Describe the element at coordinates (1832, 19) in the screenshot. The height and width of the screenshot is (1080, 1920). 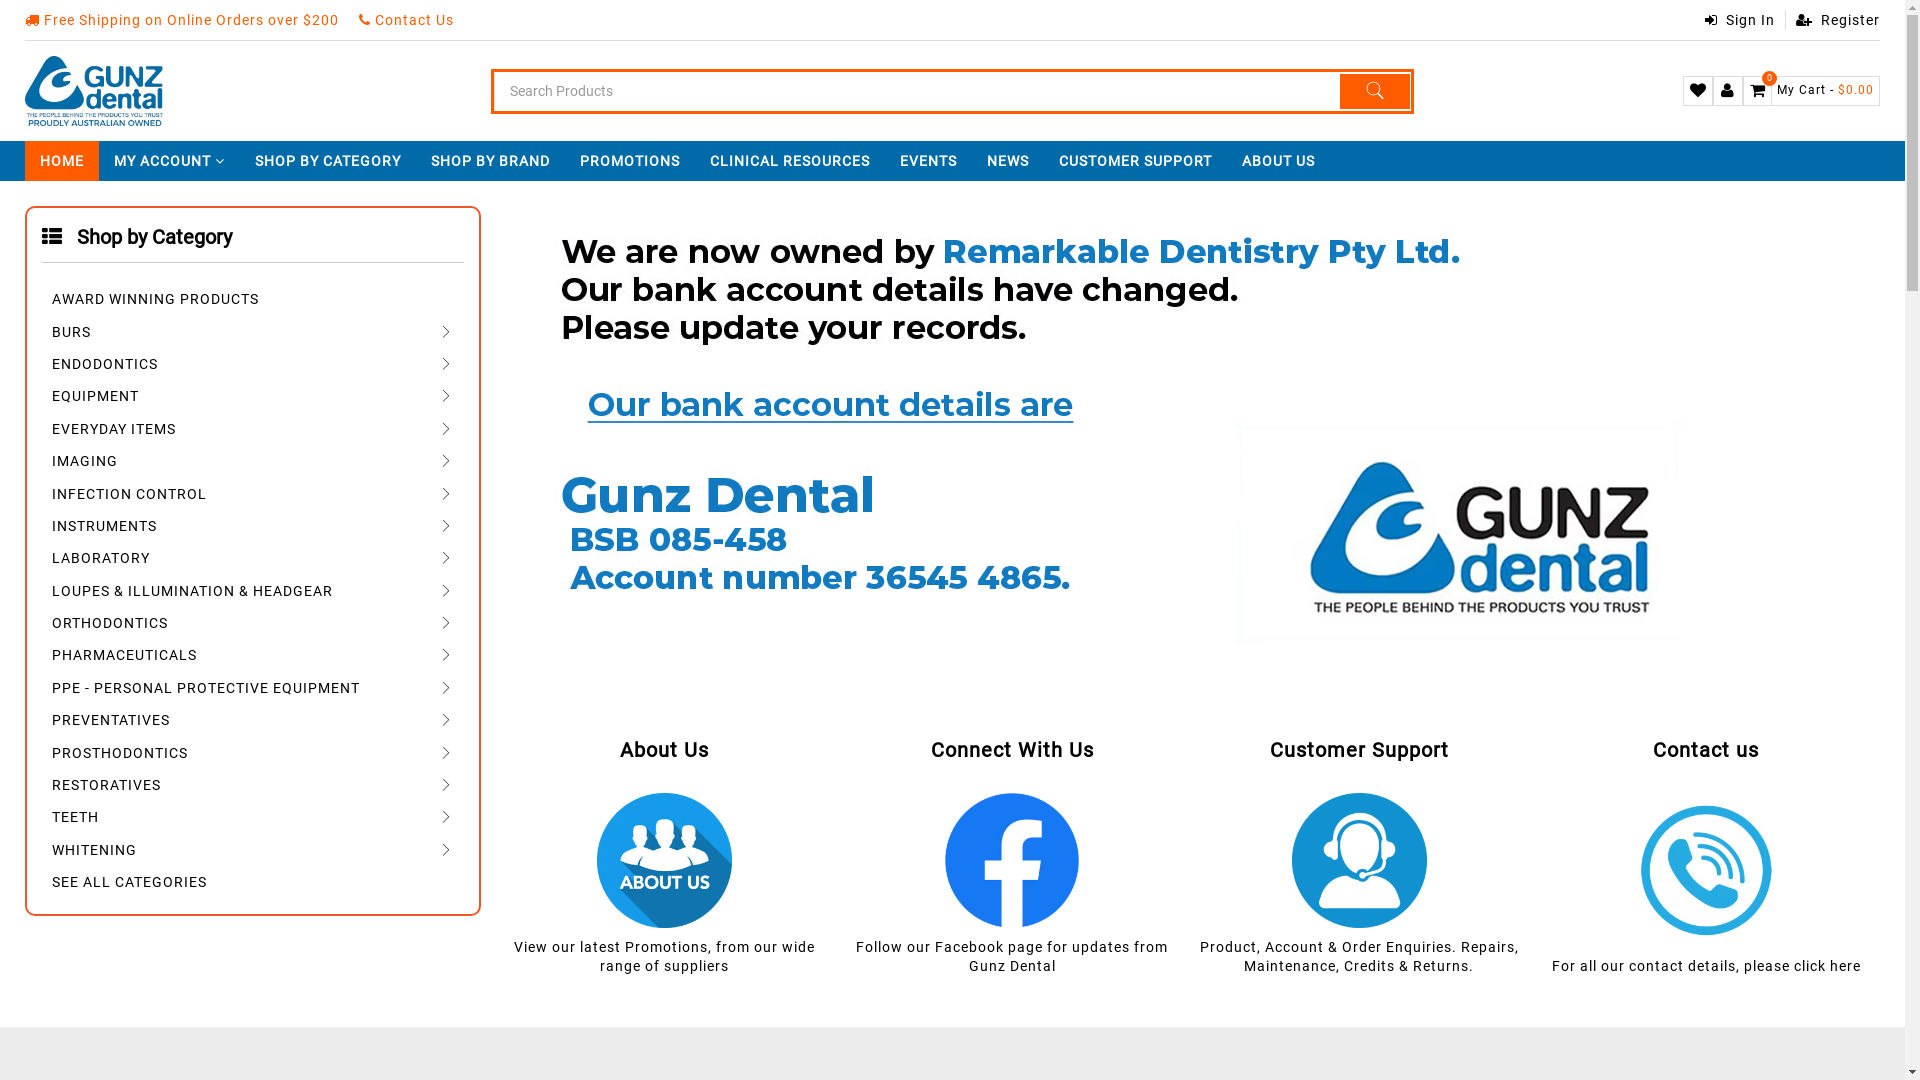
I see `'  Register'` at that location.